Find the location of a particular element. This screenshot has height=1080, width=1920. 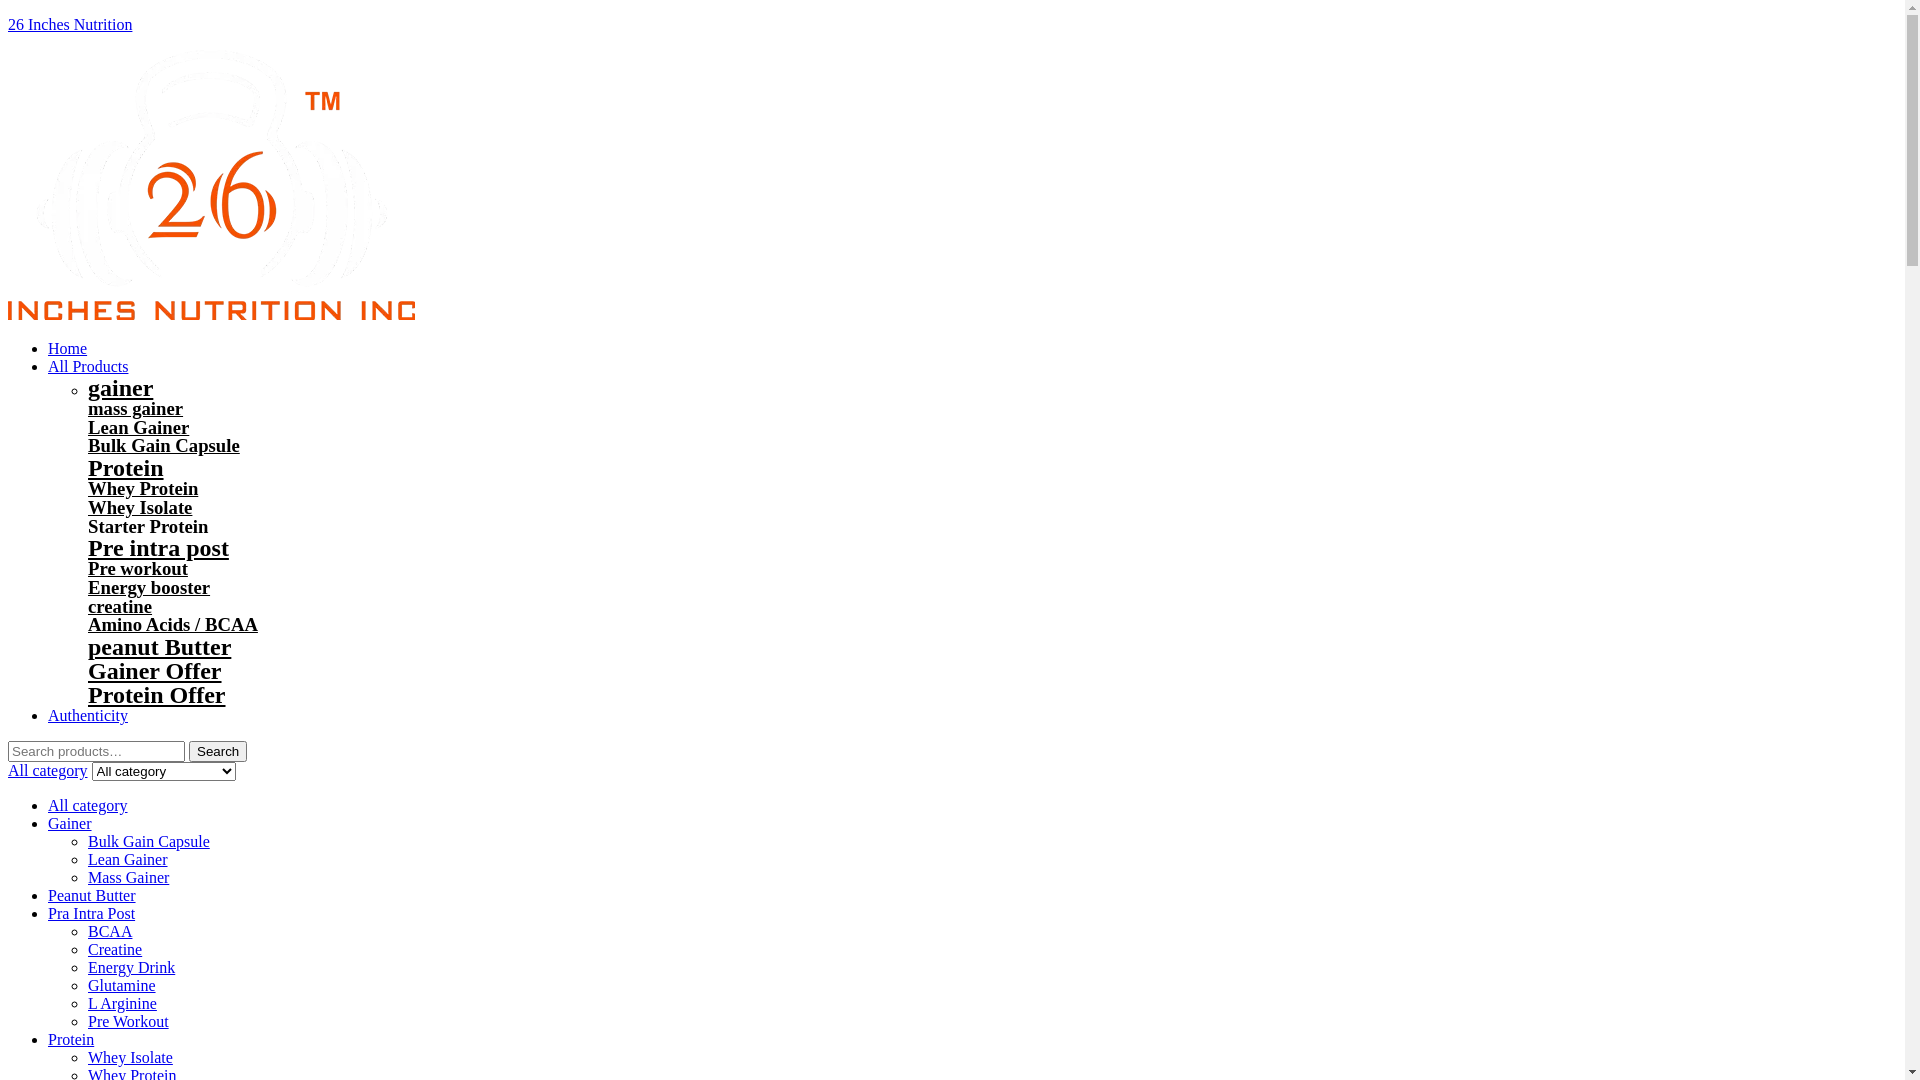

'Gainer Offer' is located at coordinates (86, 671).